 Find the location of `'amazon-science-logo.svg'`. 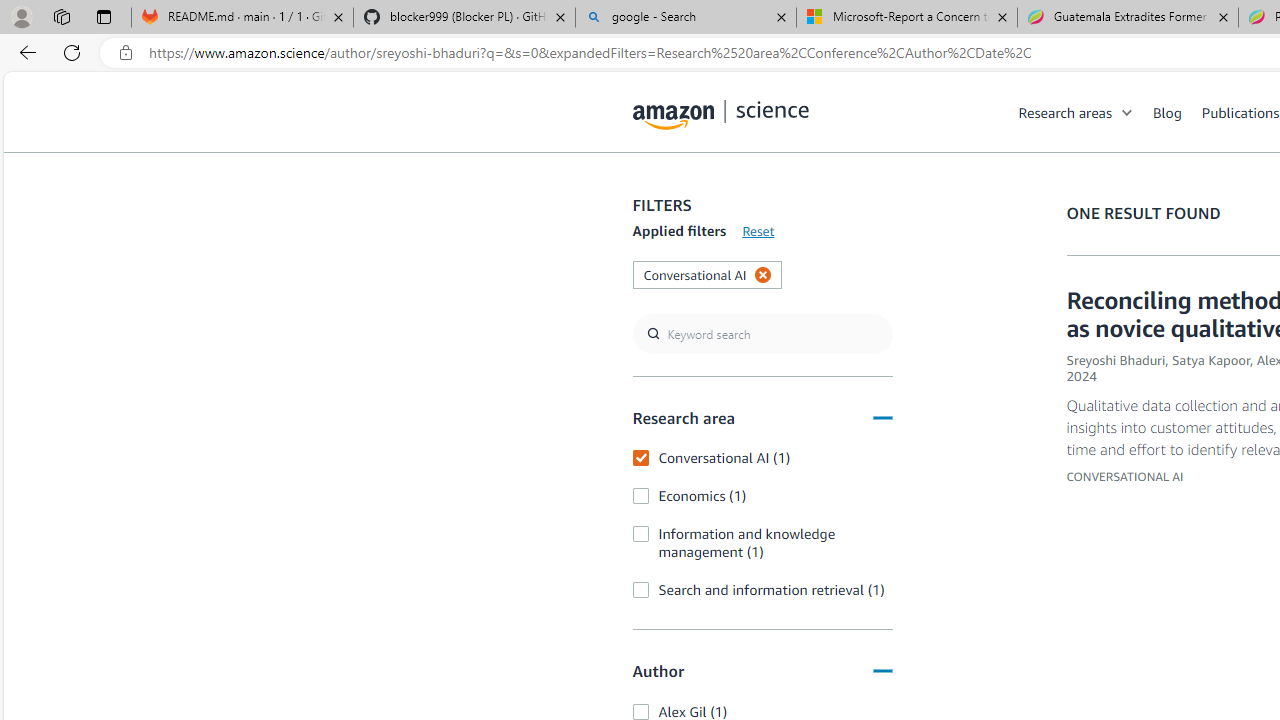

'amazon-science-logo.svg' is located at coordinates (720, 115).